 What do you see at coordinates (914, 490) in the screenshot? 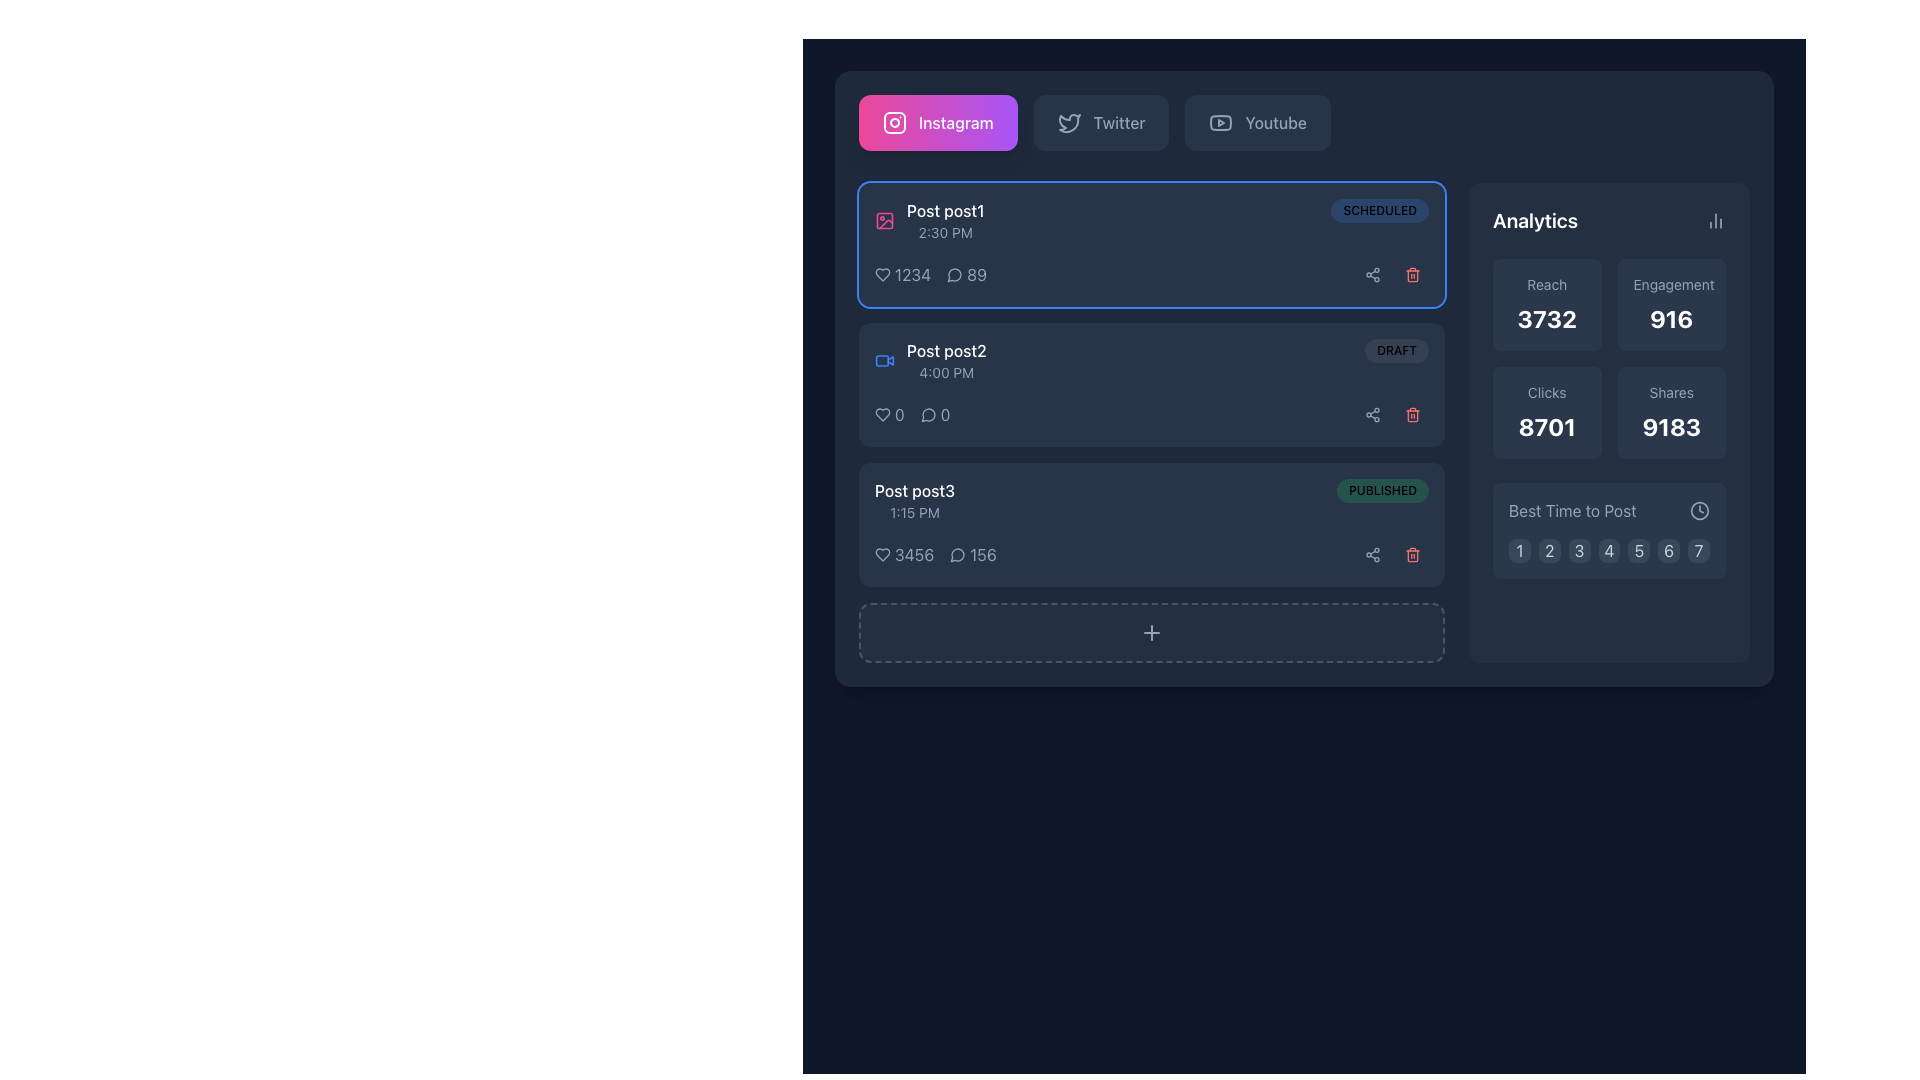
I see `the text label styled as 'Post post3' with white font color located in the lower-left area of the interface under 'Post post2'` at bounding box center [914, 490].